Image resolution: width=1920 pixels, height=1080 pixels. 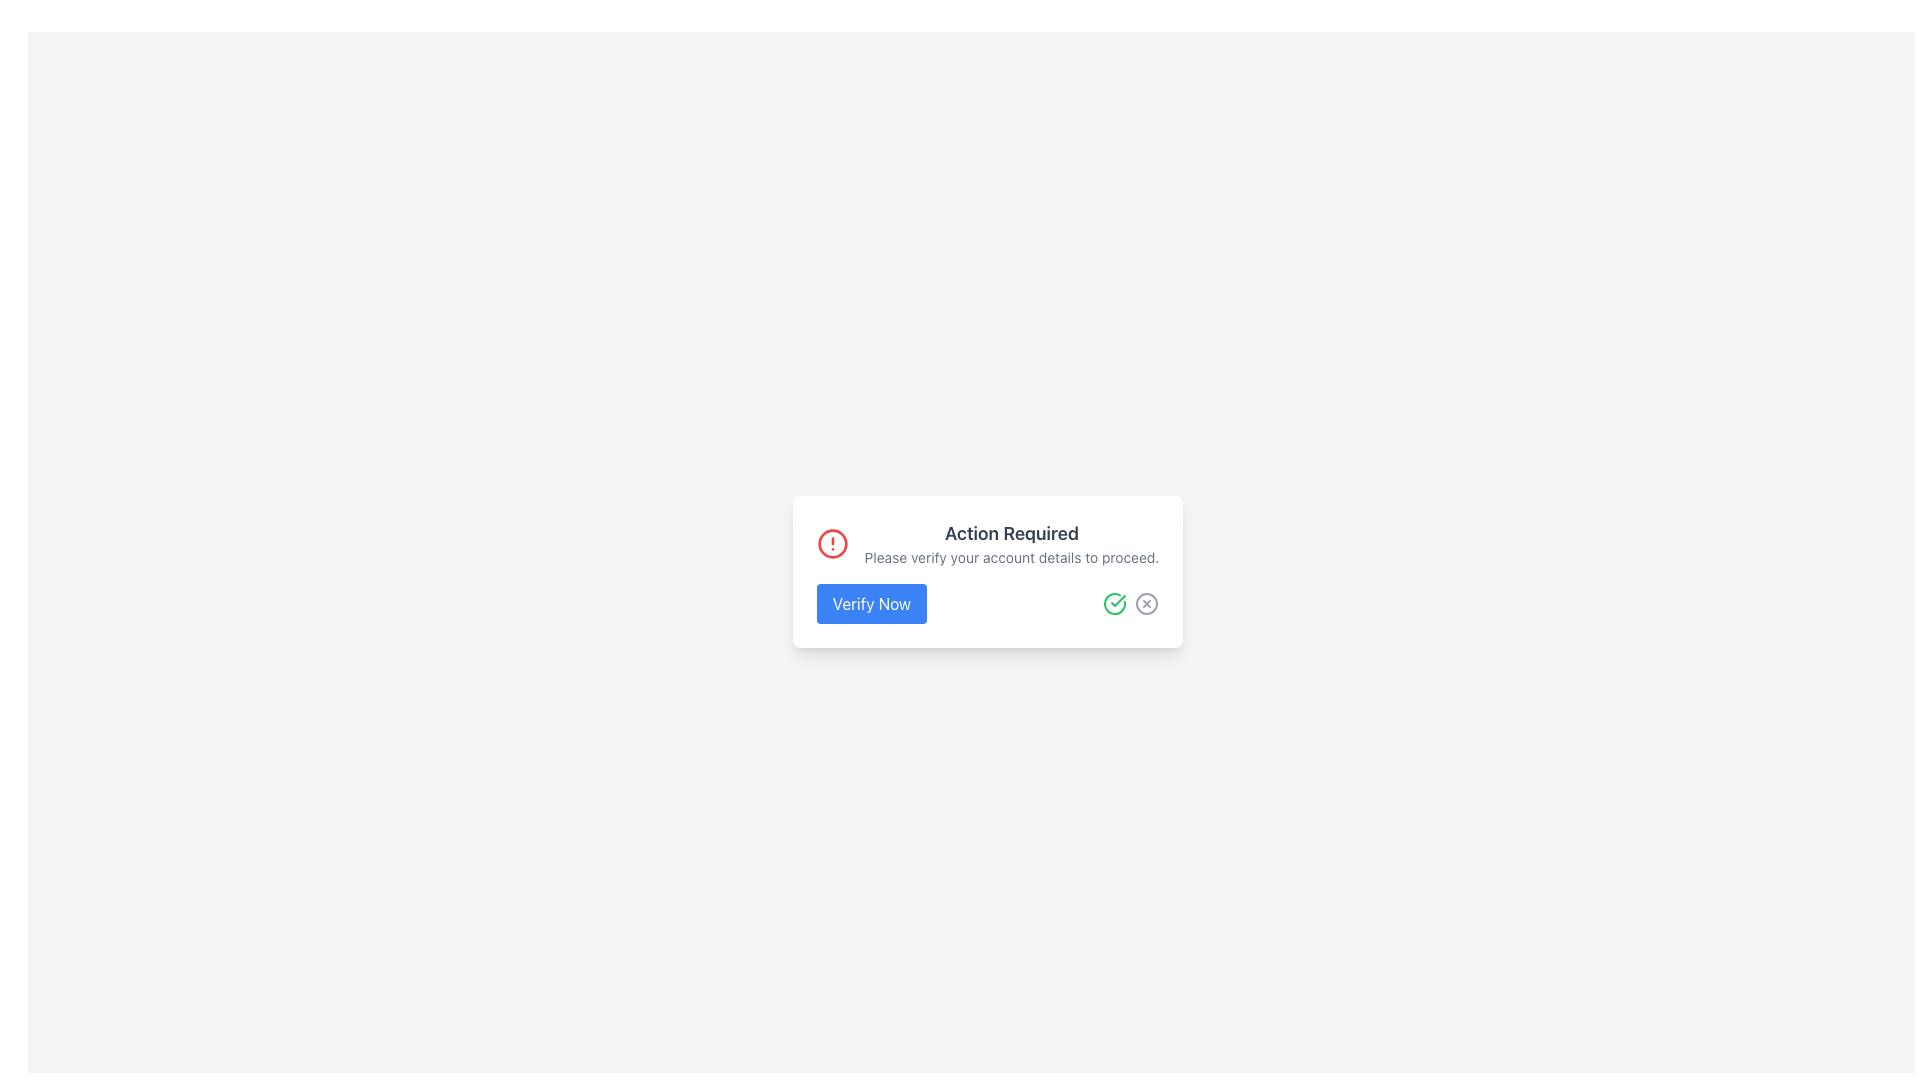 I want to click on text block containing 'Action Required' and 'Please verify your account details to proceed.' which is centrally located below a red icon and above a blue 'Verify Now' button, so click(x=1012, y=543).